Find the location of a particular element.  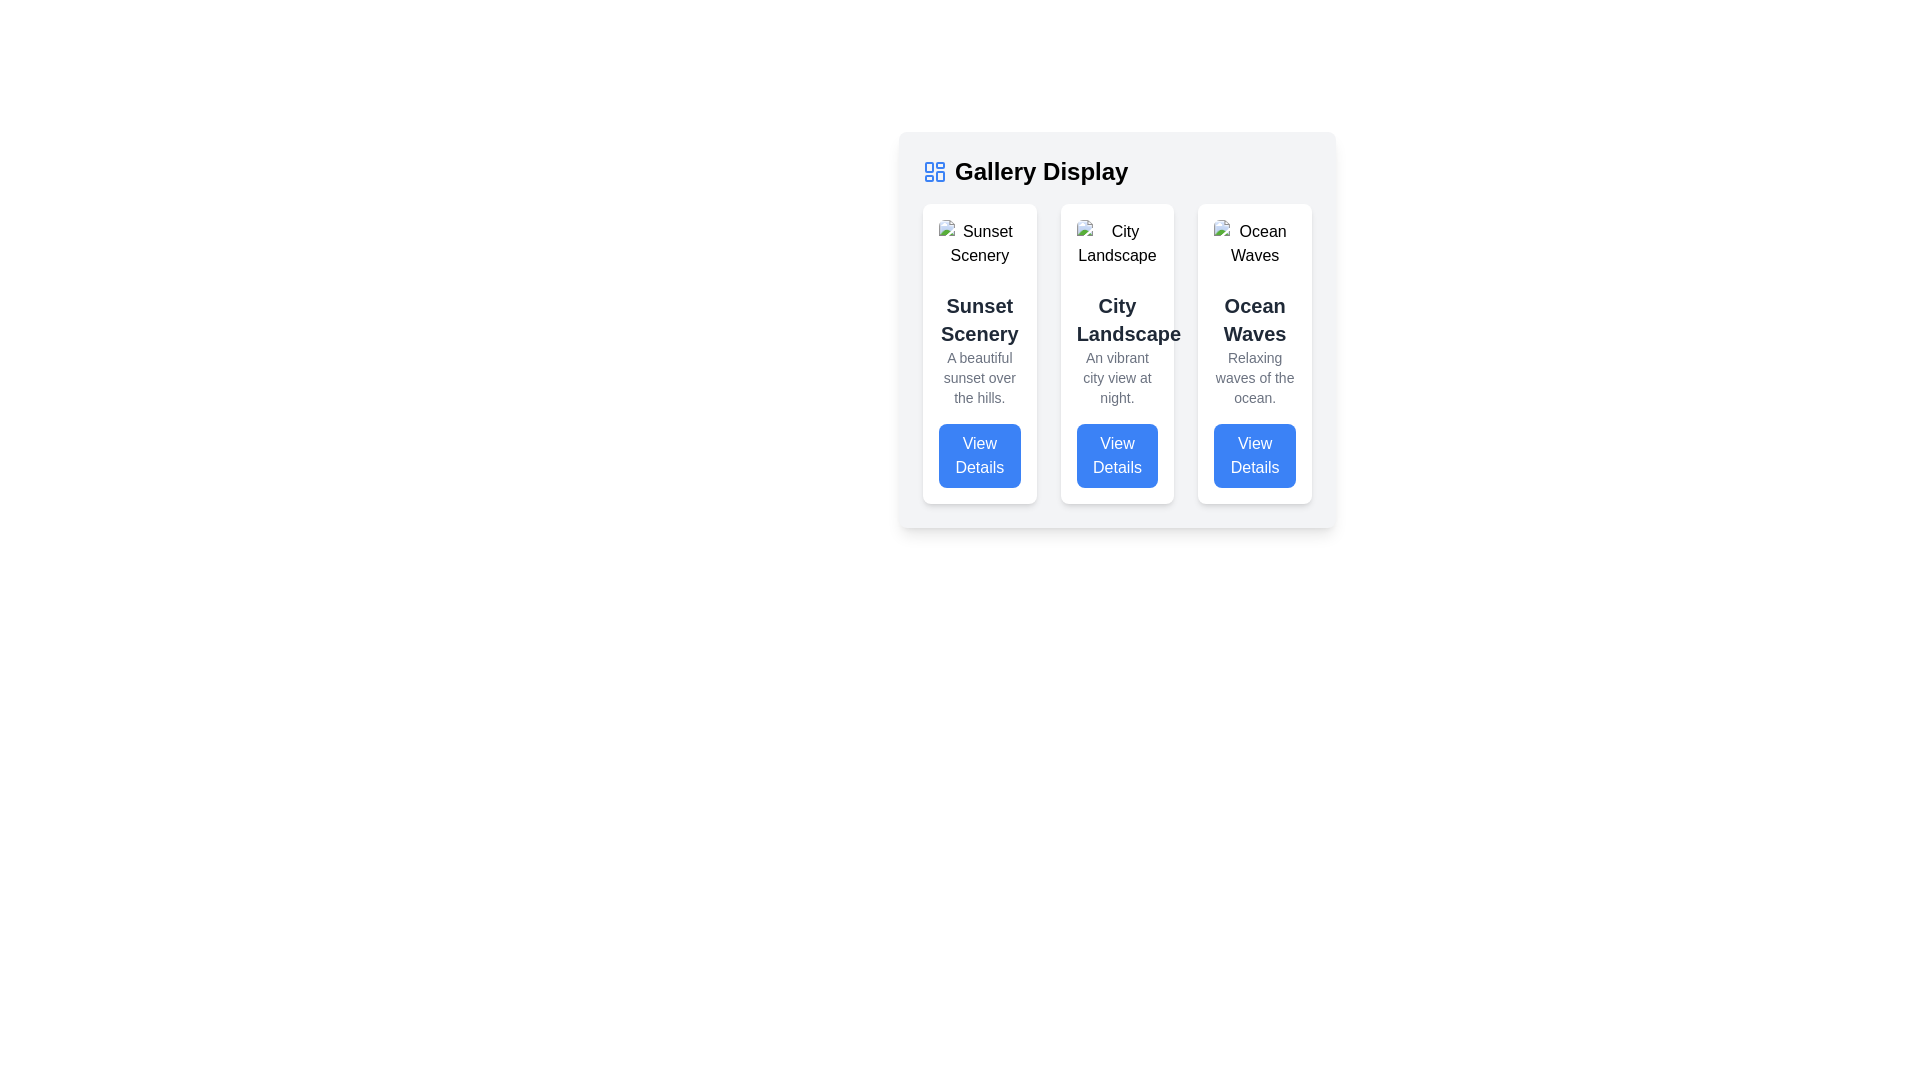

the bold text label displaying 'Sunset Scenery' to enhance visibility is located at coordinates (979, 319).